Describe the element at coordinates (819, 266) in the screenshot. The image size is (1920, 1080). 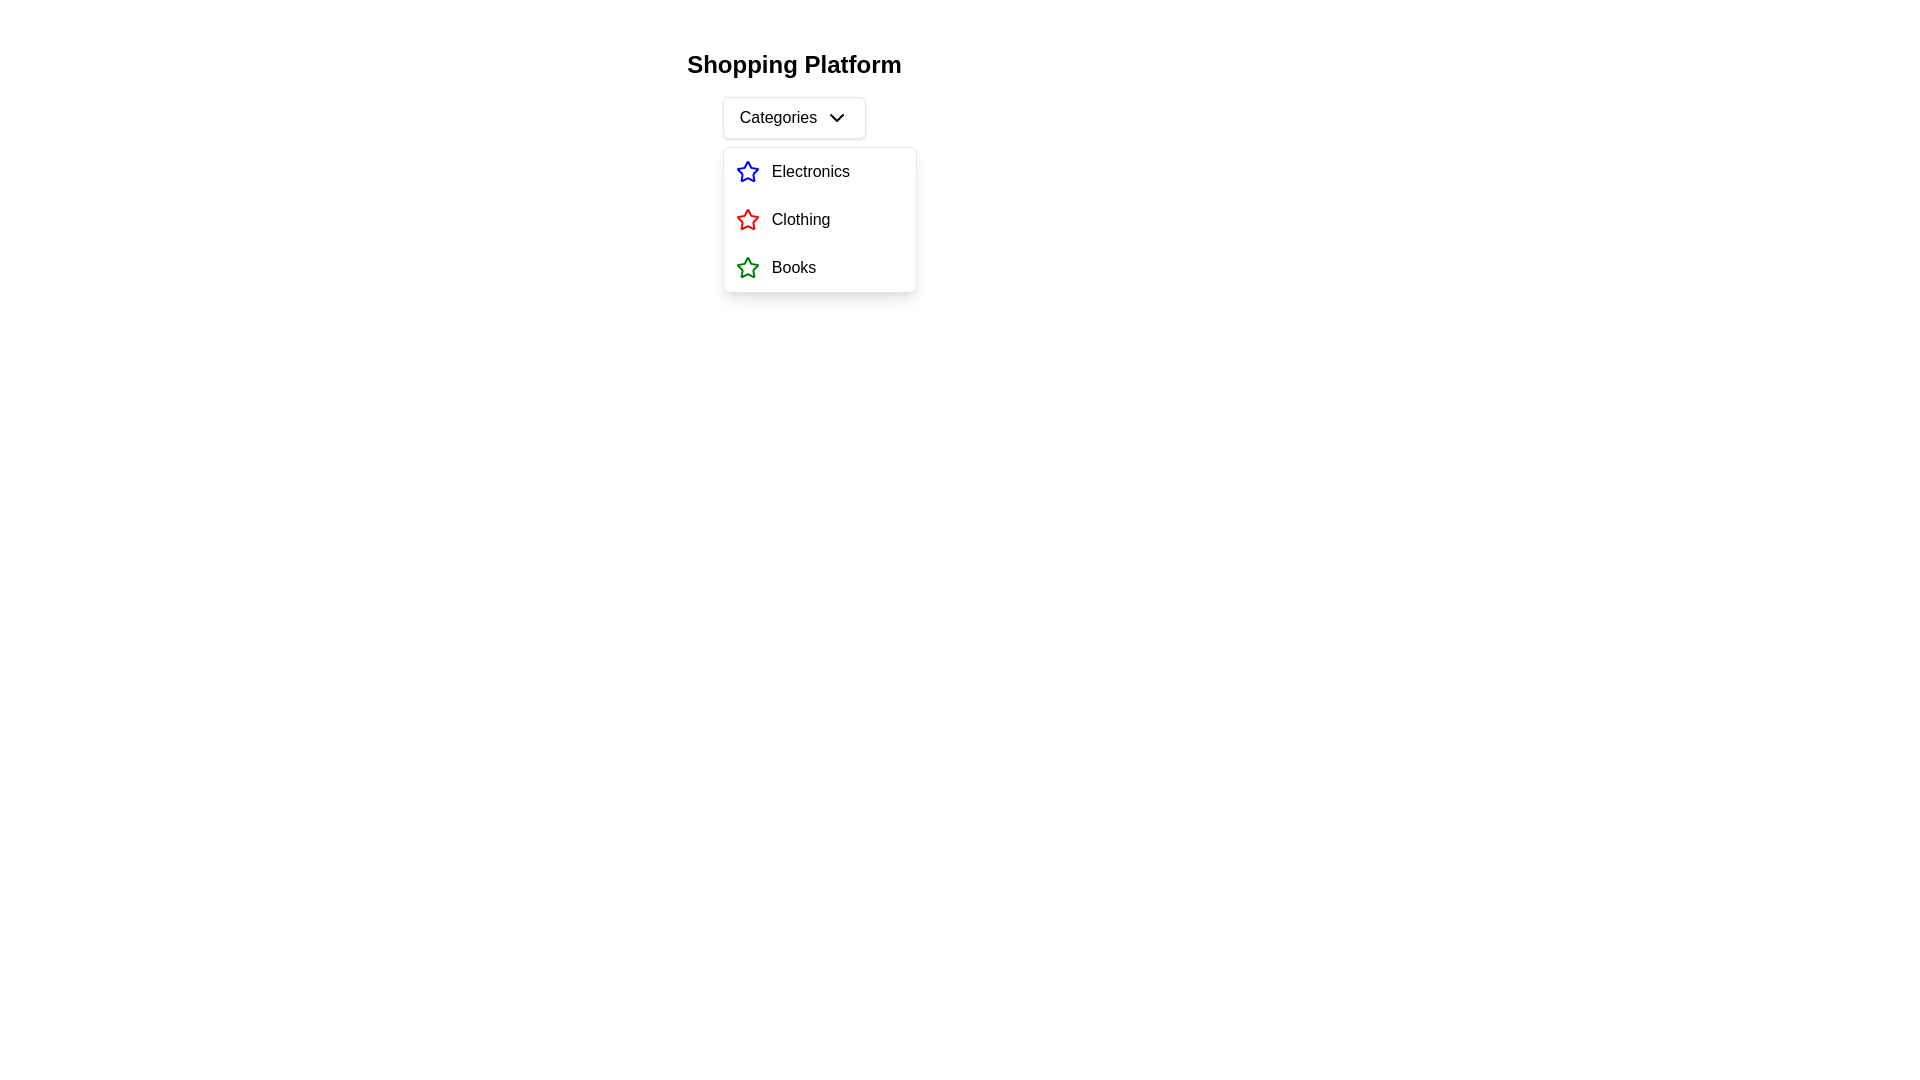
I see `to select the 'Books' menu item, which is the third item in the dropdown list of categories, positioned below 'Electronics' and 'Clothing'` at that location.